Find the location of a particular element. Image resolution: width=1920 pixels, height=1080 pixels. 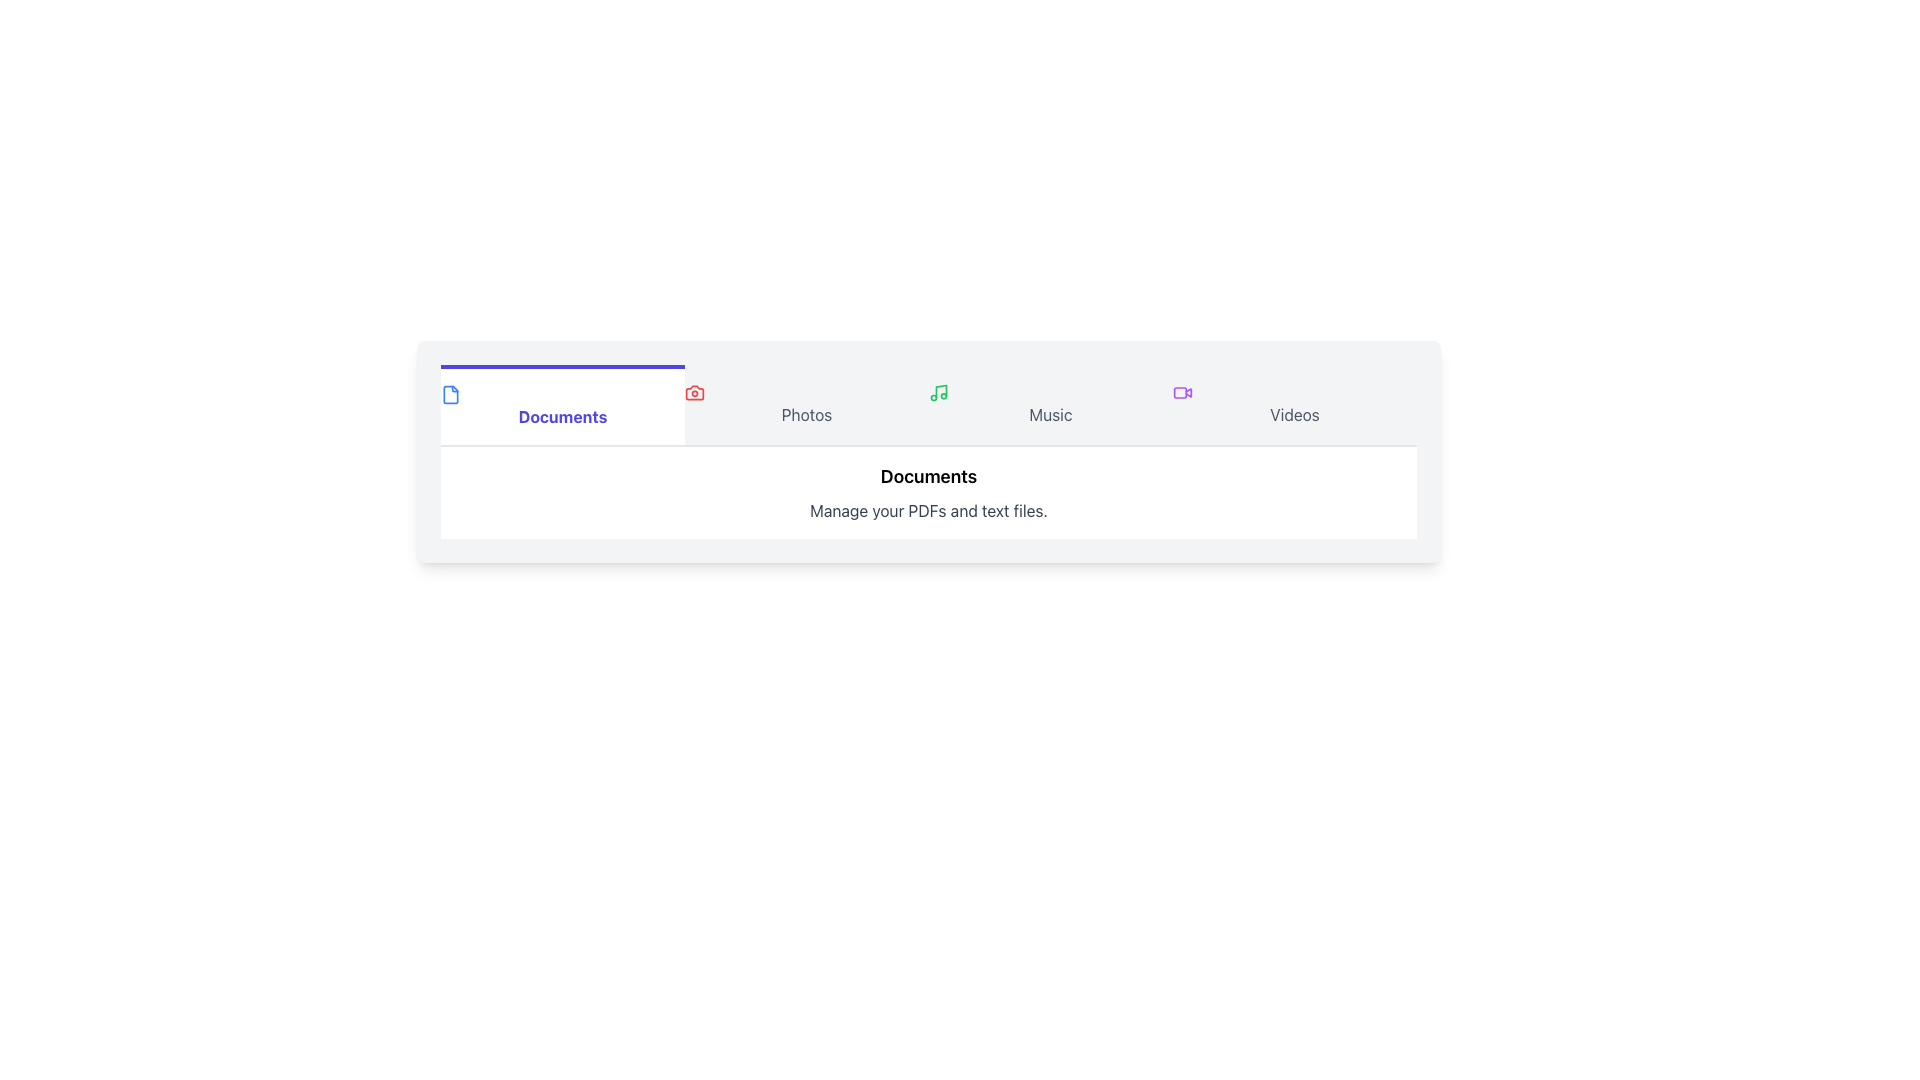

the 'Documents' label is located at coordinates (561, 415).